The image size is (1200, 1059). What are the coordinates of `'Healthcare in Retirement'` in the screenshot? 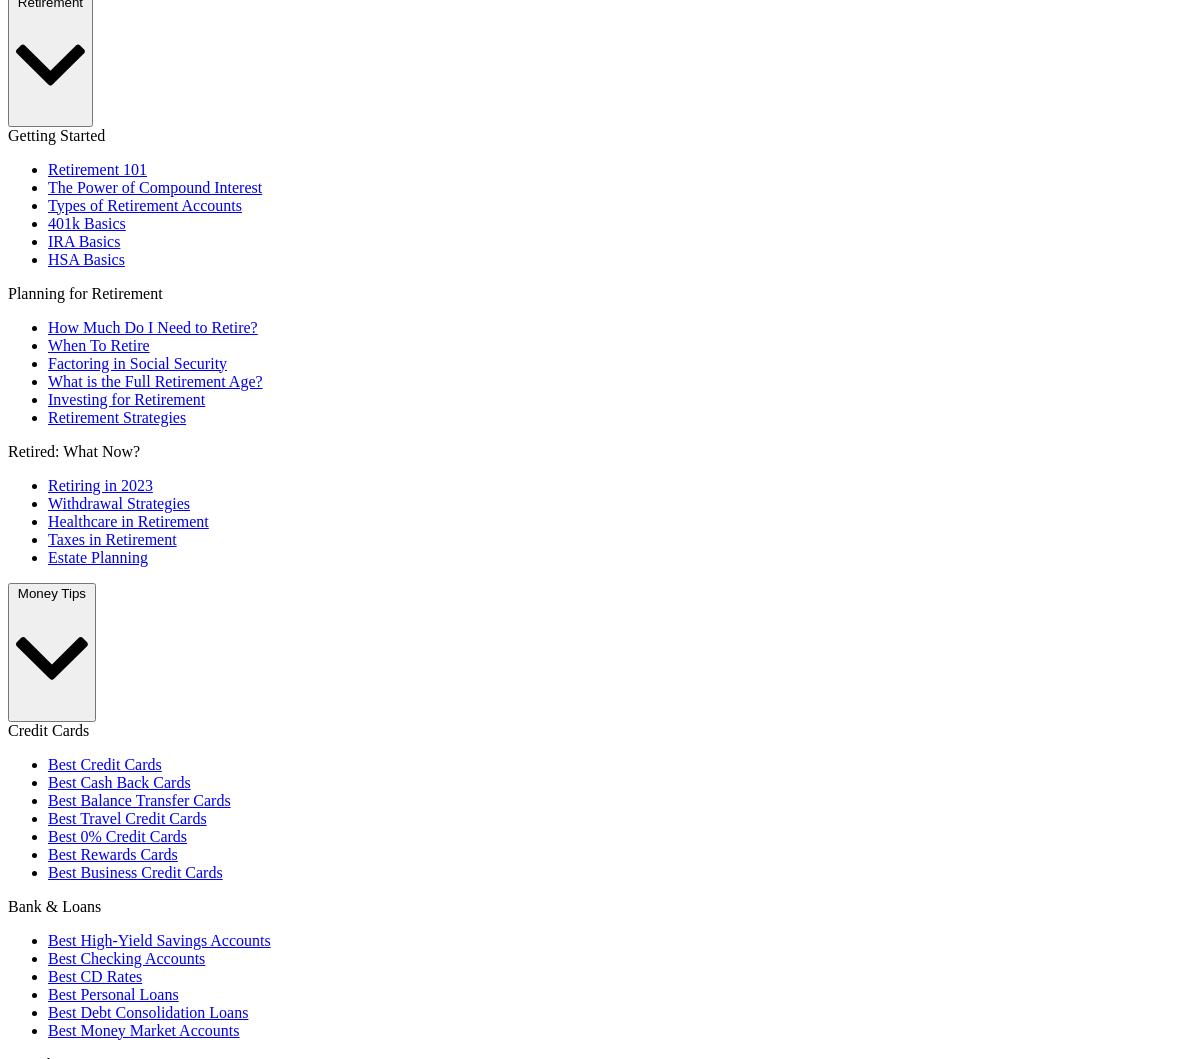 It's located at (48, 520).